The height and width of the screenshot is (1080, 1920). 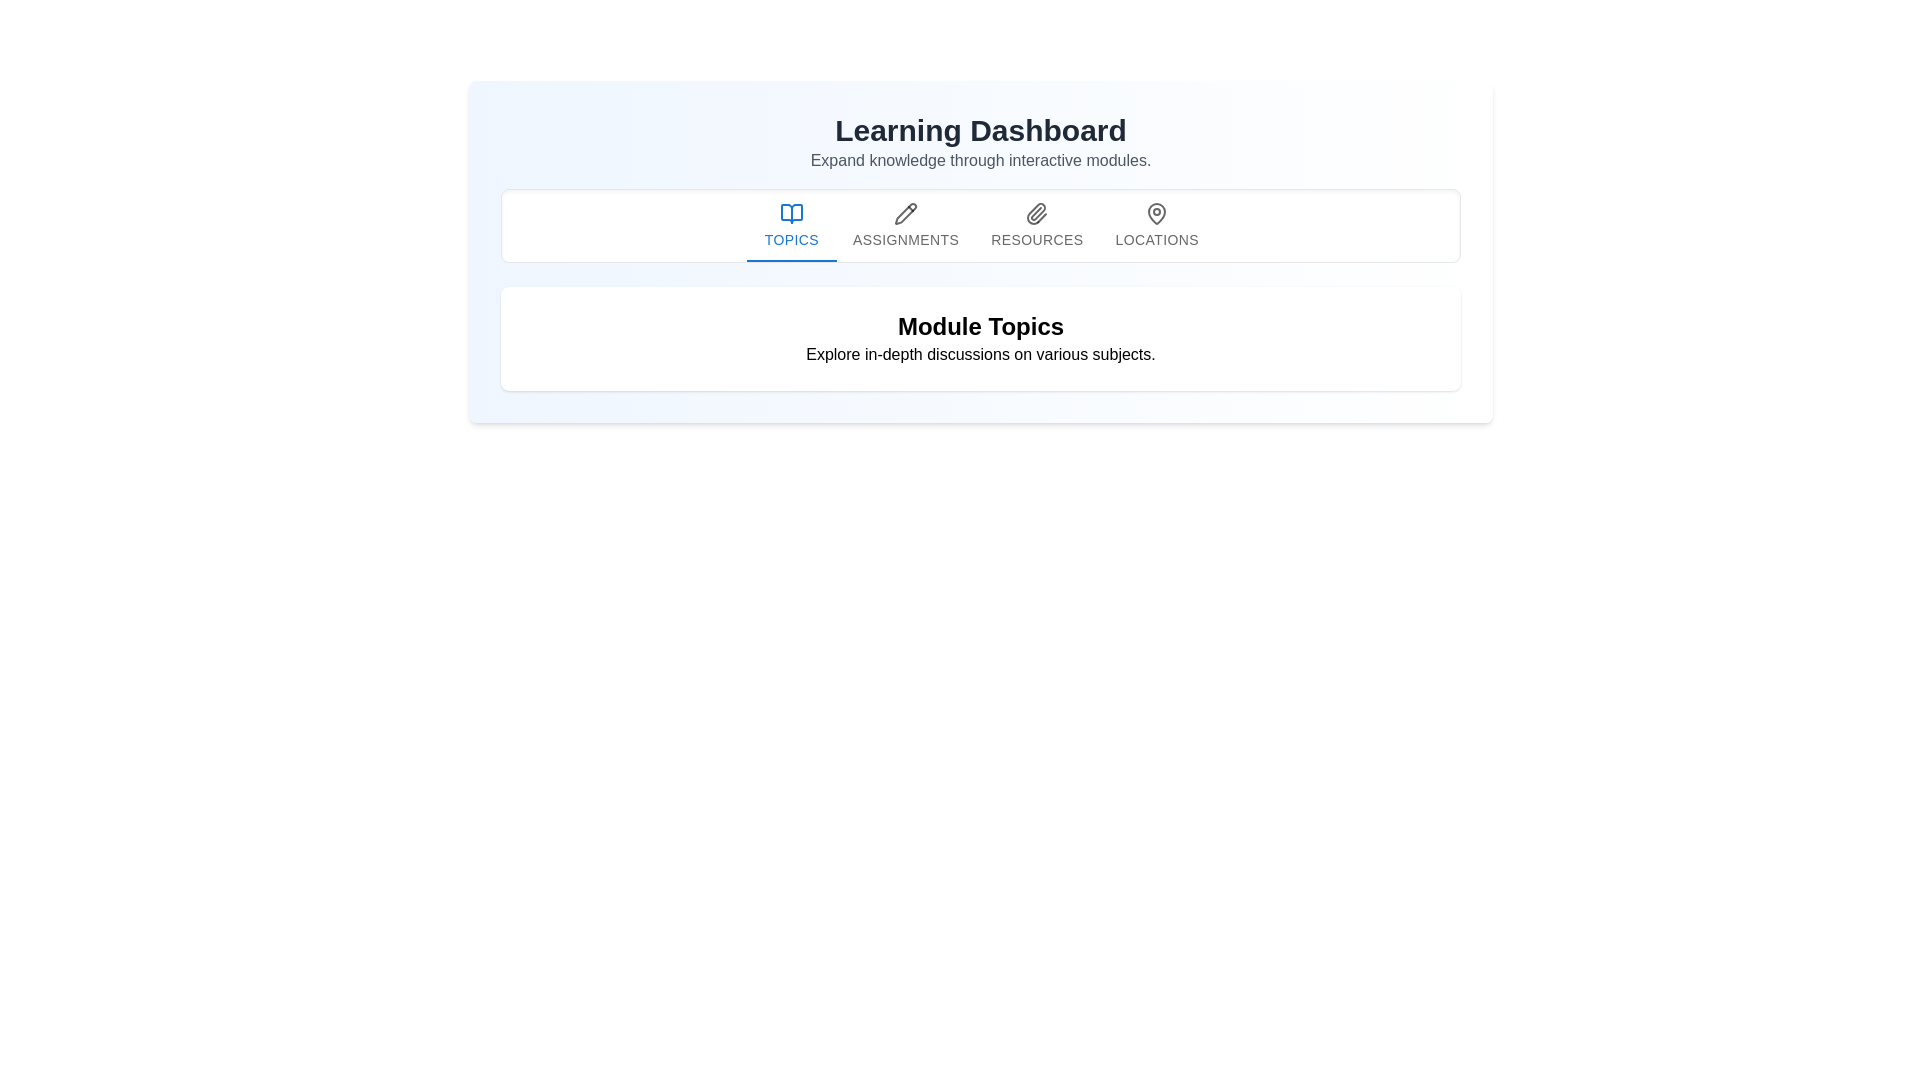 What do you see at coordinates (980, 353) in the screenshot?
I see `the text label displaying 'Explore in-depth discussions on various subjects.' which is located directly beneath the header 'Module Topics'` at bounding box center [980, 353].